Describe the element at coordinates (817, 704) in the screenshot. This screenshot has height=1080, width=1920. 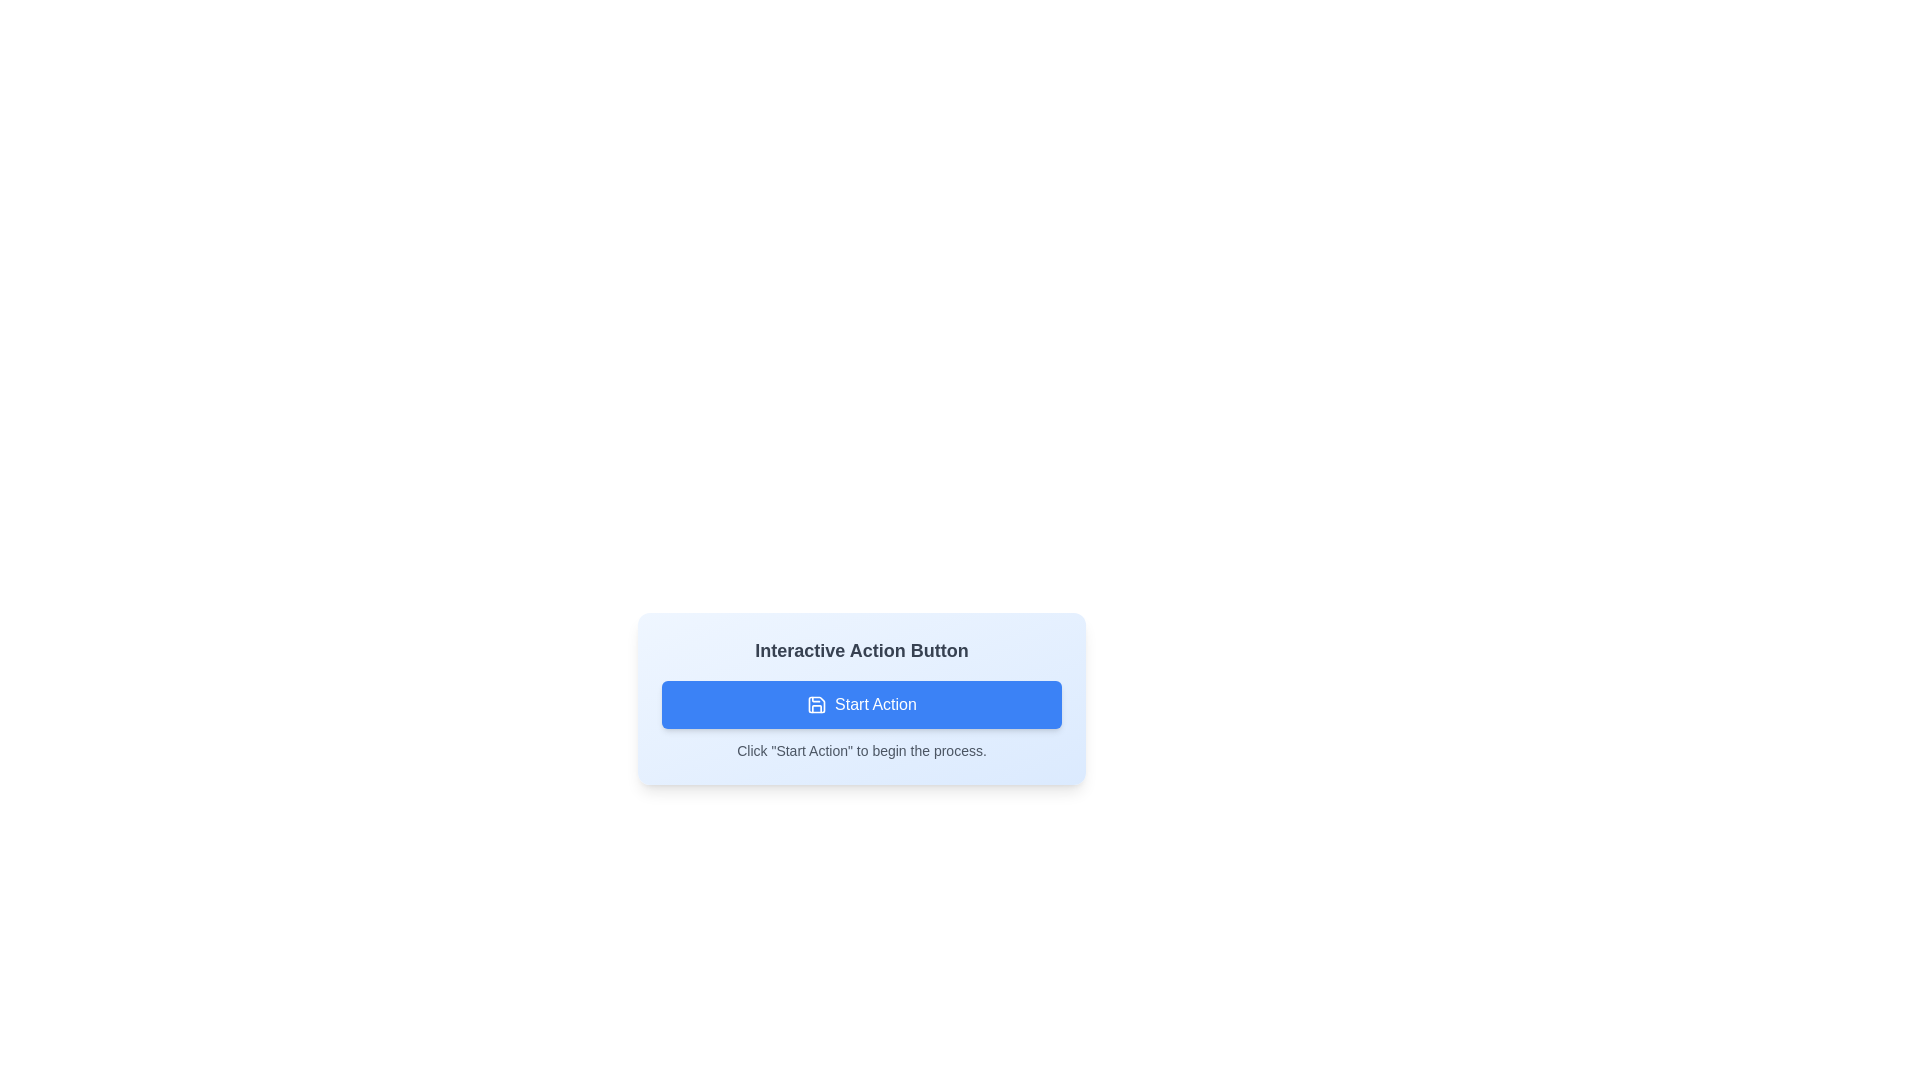
I see `the save disk icon which is part of the 'Start Action' button to initiate interaction` at that location.